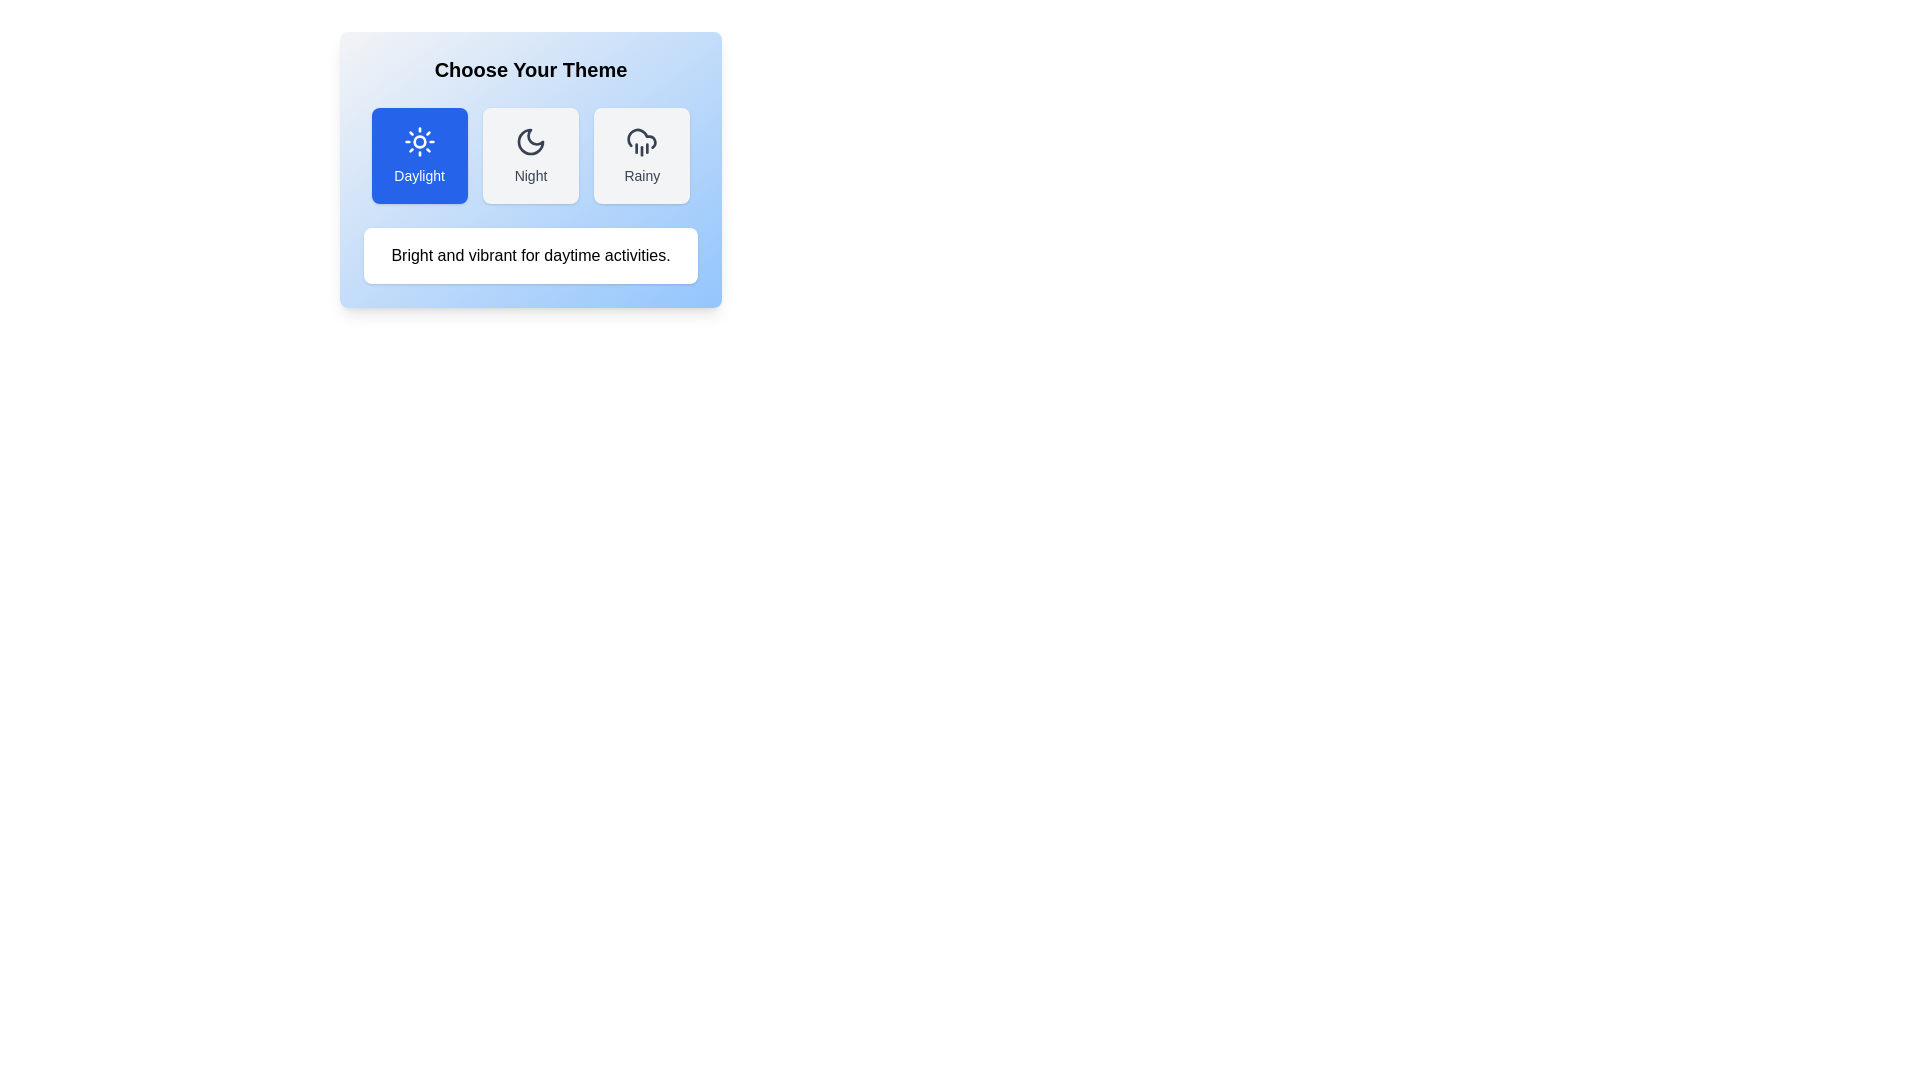 Image resolution: width=1920 pixels, height=1080 pixels. What do you see at coordinates (531, 154) in the screenshot?
I see `the theme button corresponding to Night` at bounding box center [531, 154].